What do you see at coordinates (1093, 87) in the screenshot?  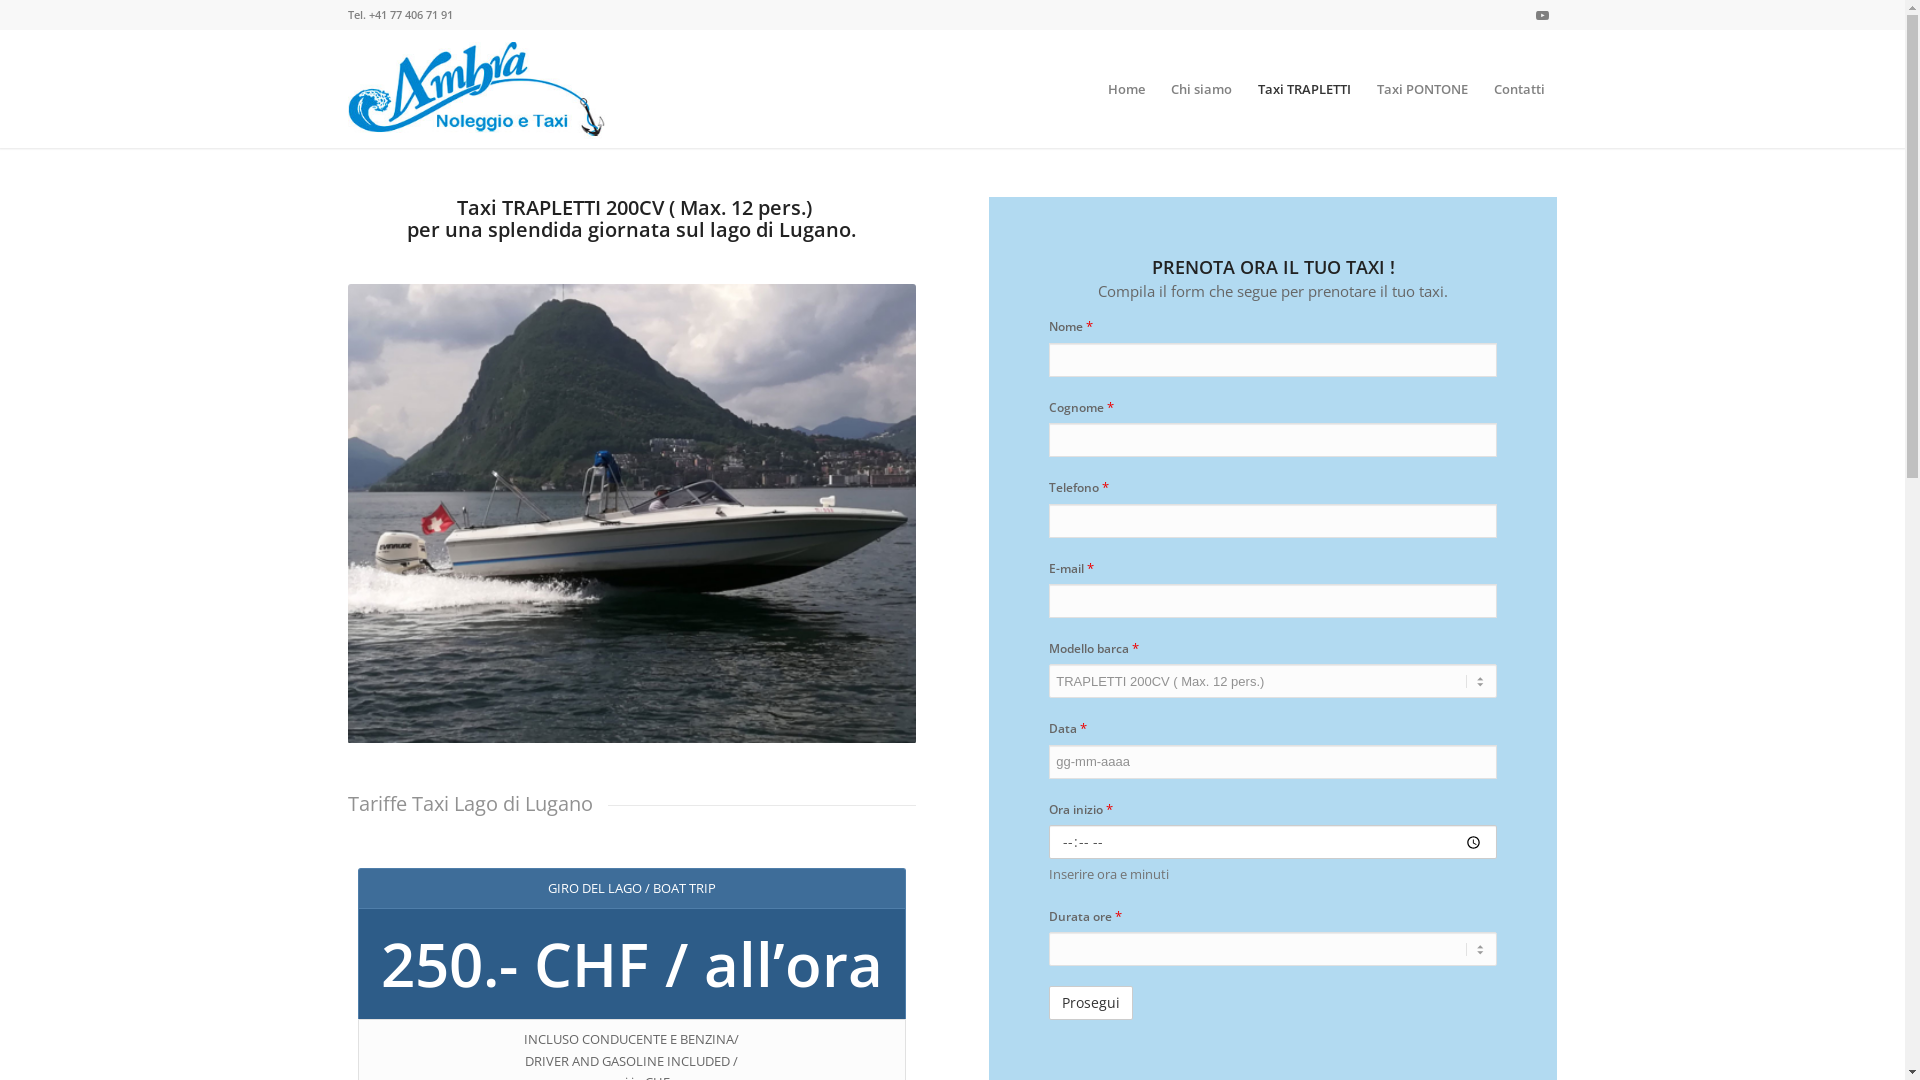 I see `'Home'` at bounding box center [1093, 87].